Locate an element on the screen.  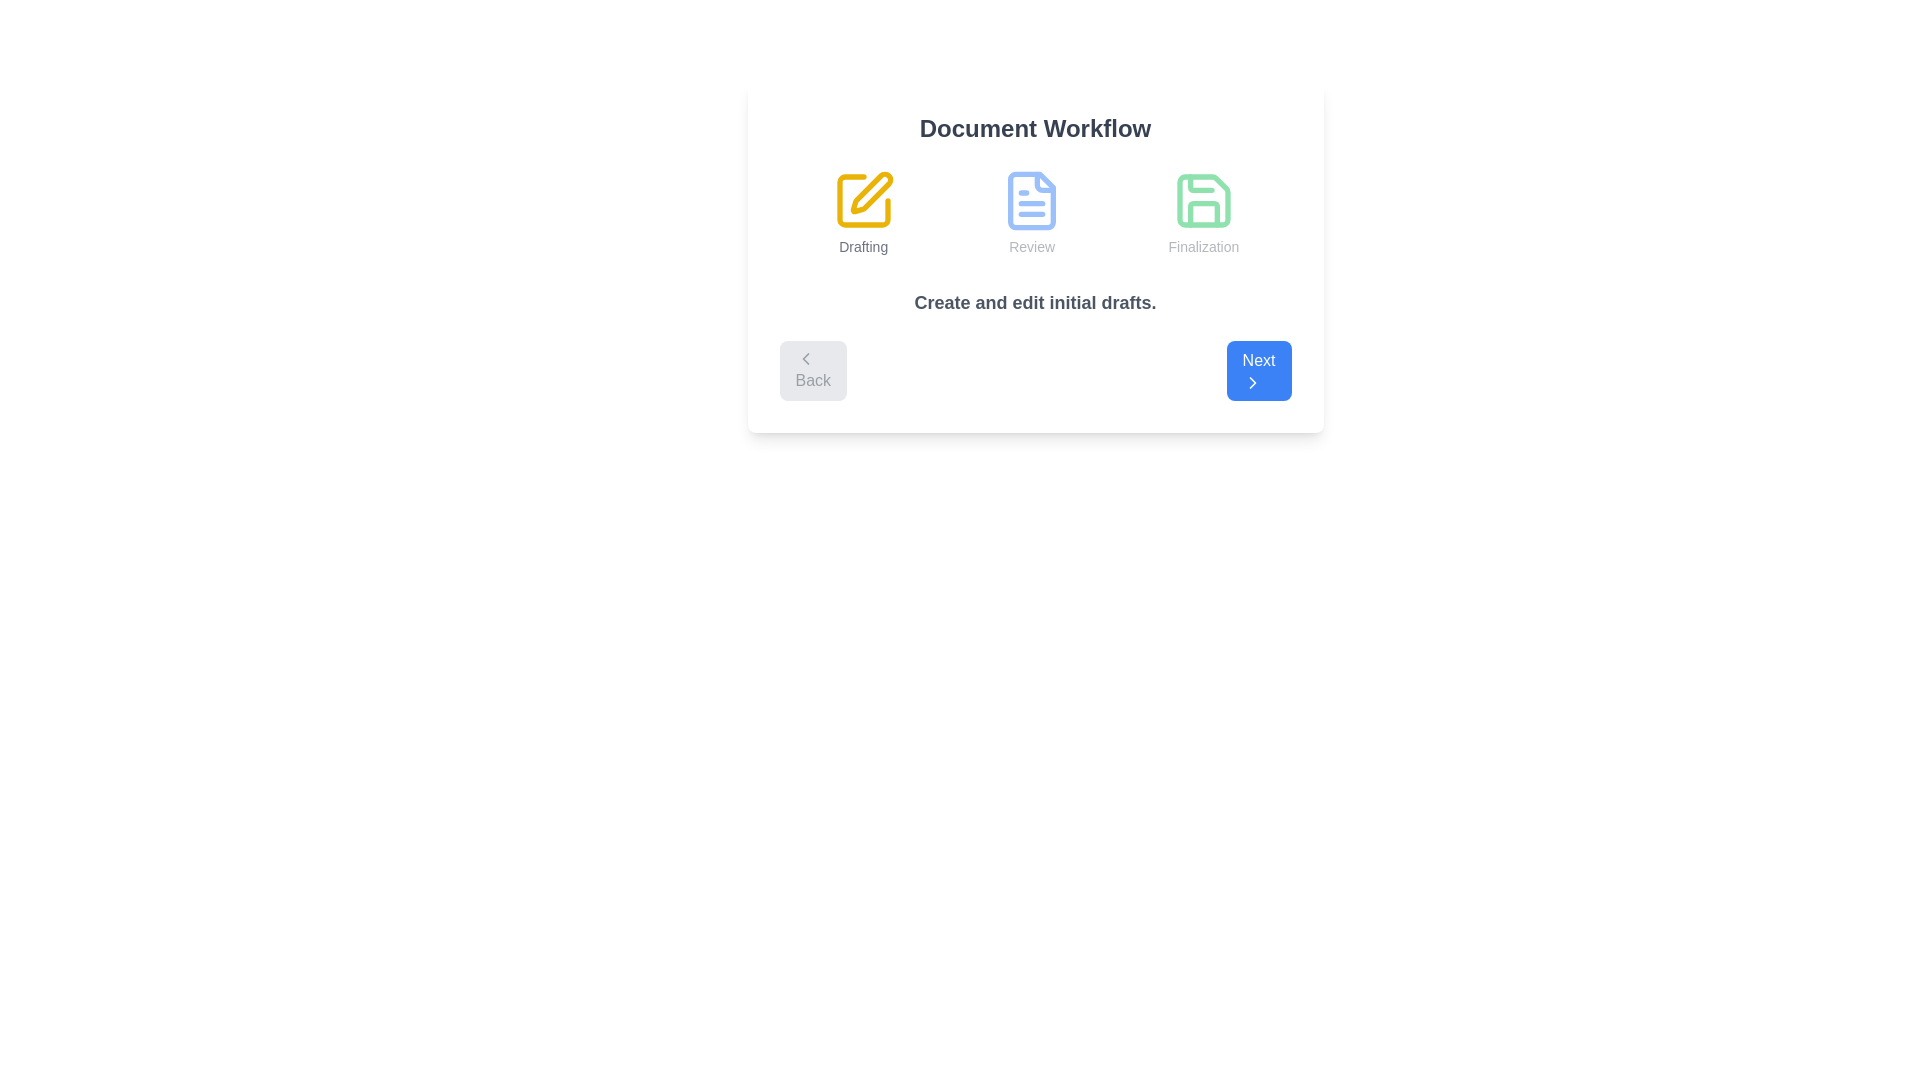
the completion icon with a text label, which is the rightmost element in a horizontal row of three elements labeled 'Drafting', 'Review', and 'Completion' is located at coordinates (1202, 212).